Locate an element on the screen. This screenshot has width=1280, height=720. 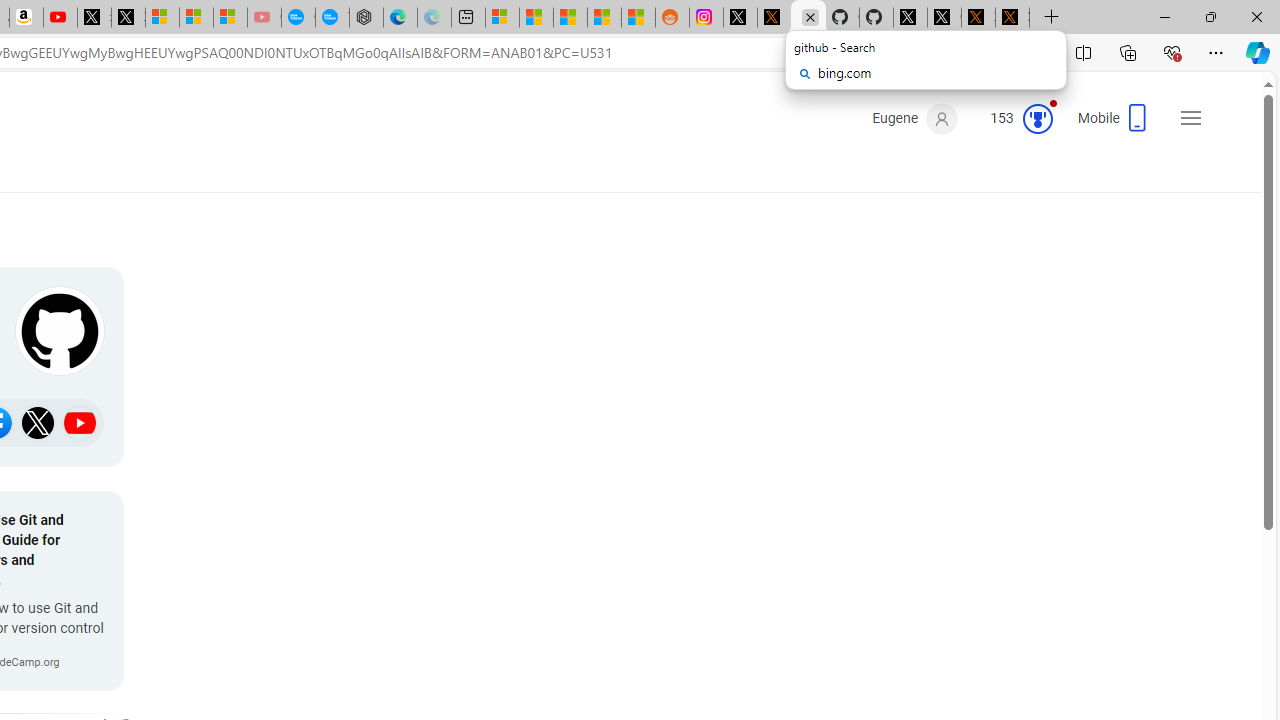
'Add this page to favorites (Ctrl+D)' is located at coordinates (1031, 52).